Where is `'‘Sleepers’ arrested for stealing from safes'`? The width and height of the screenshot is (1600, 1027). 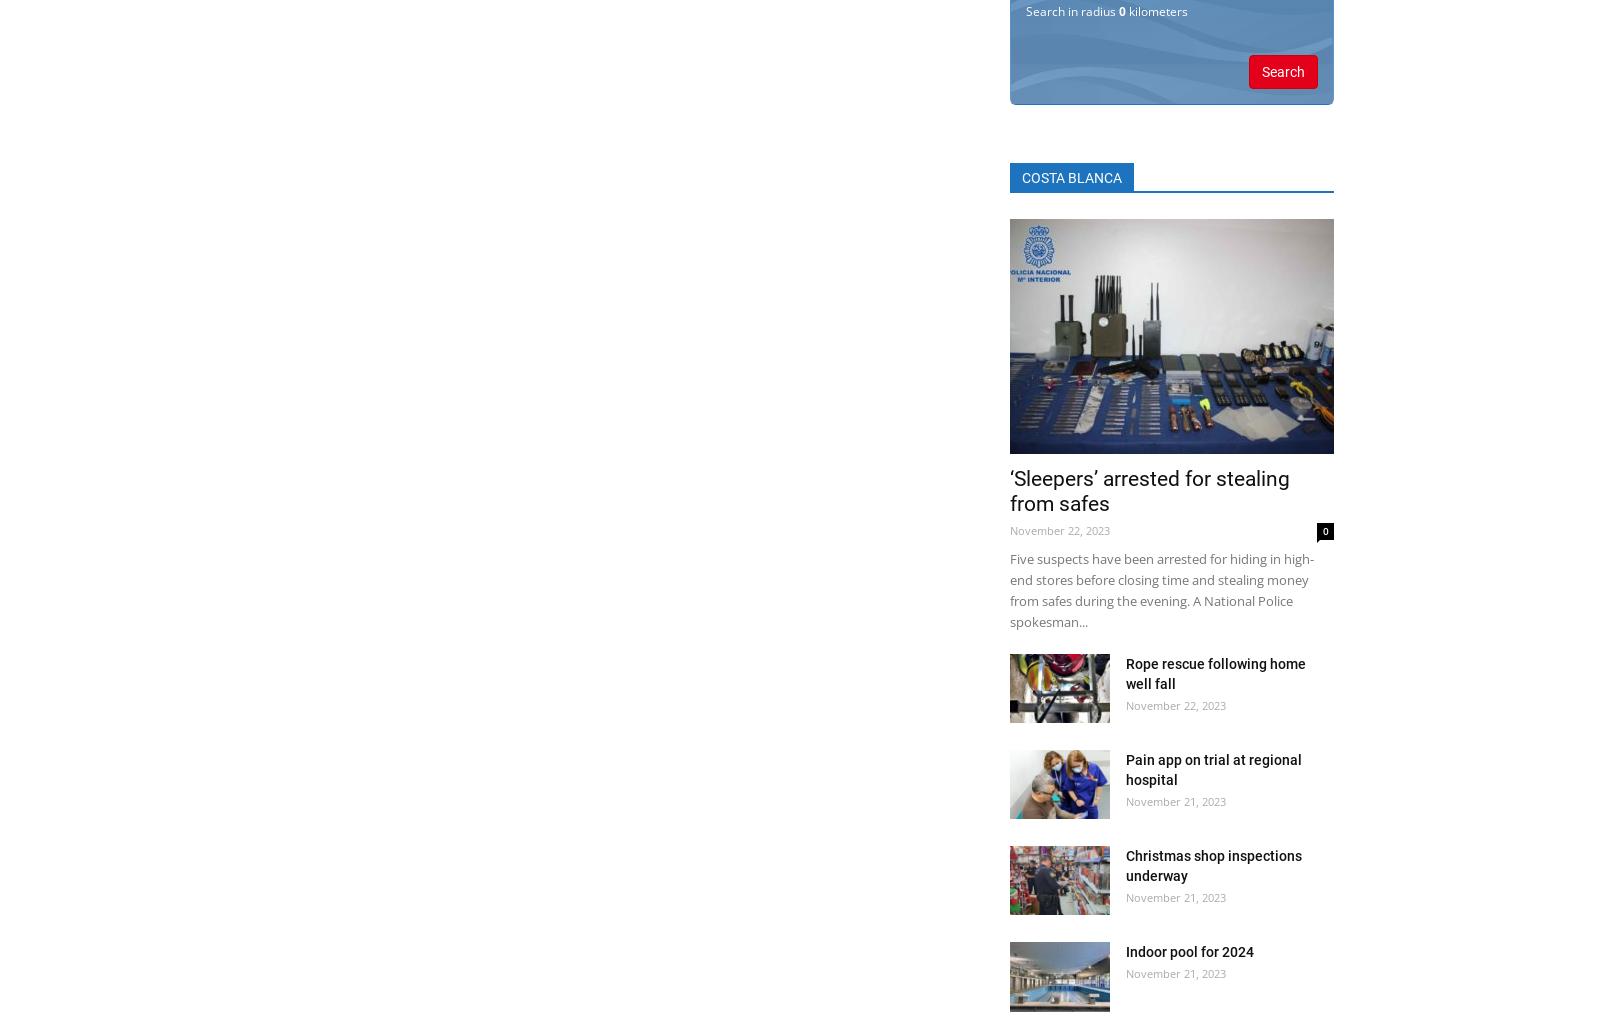 '‘Sleepers’ arrested for stealing from safes' is located at coordinates (1150, 491).